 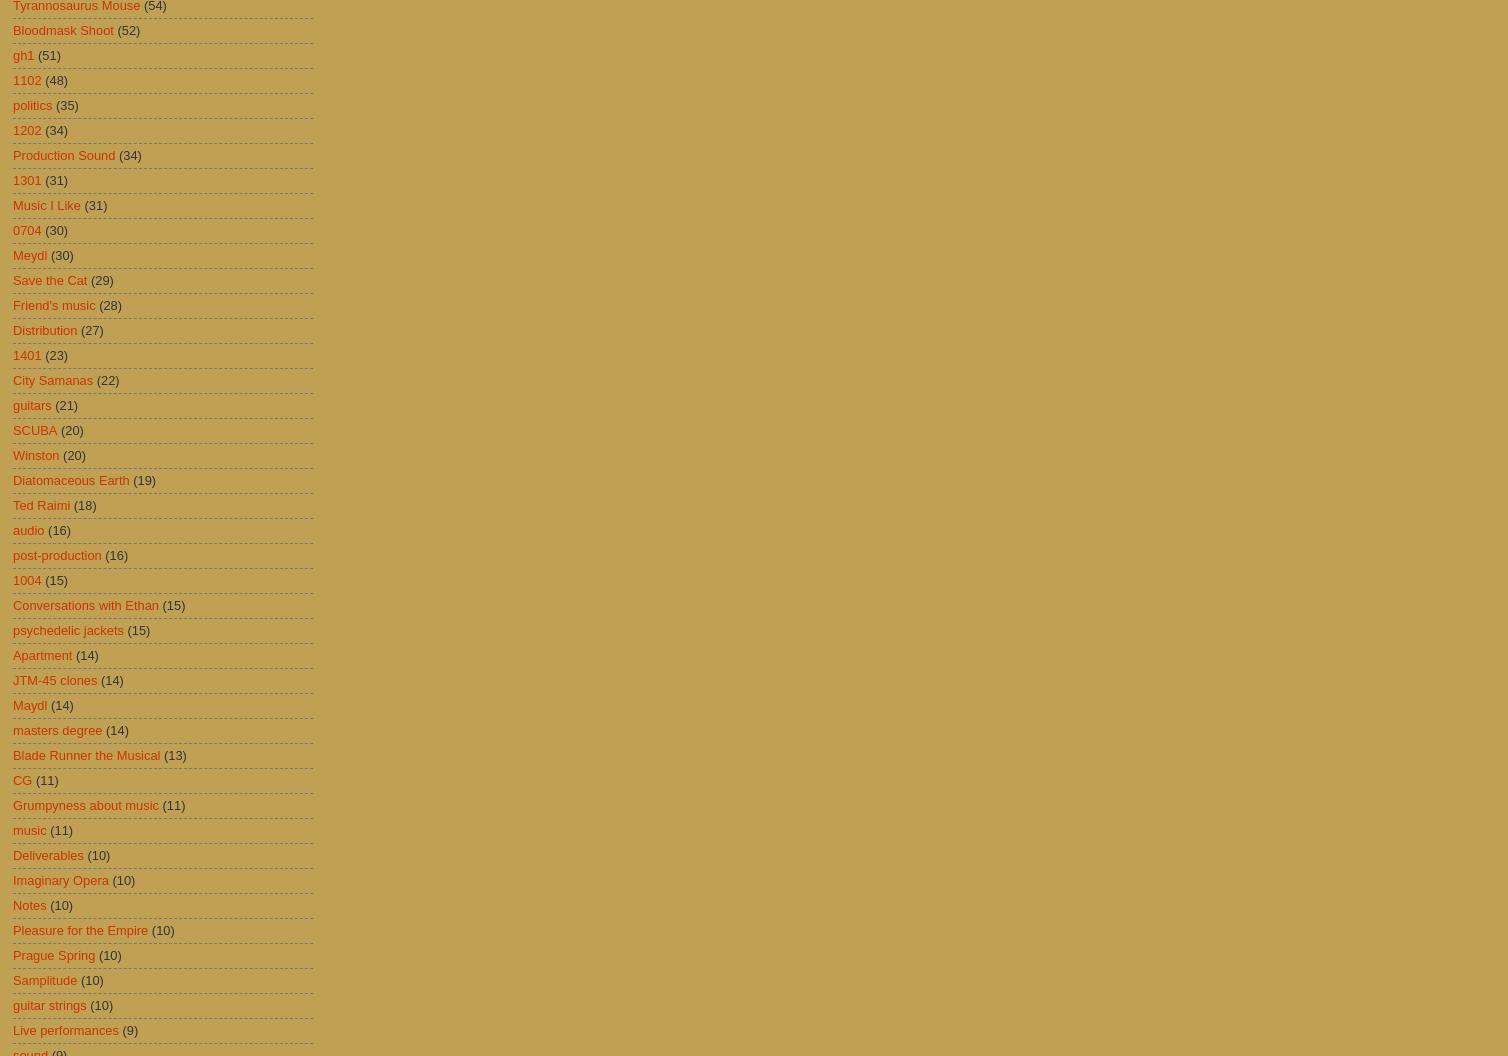 I want to click on '1401', so click(x=26, y=354).